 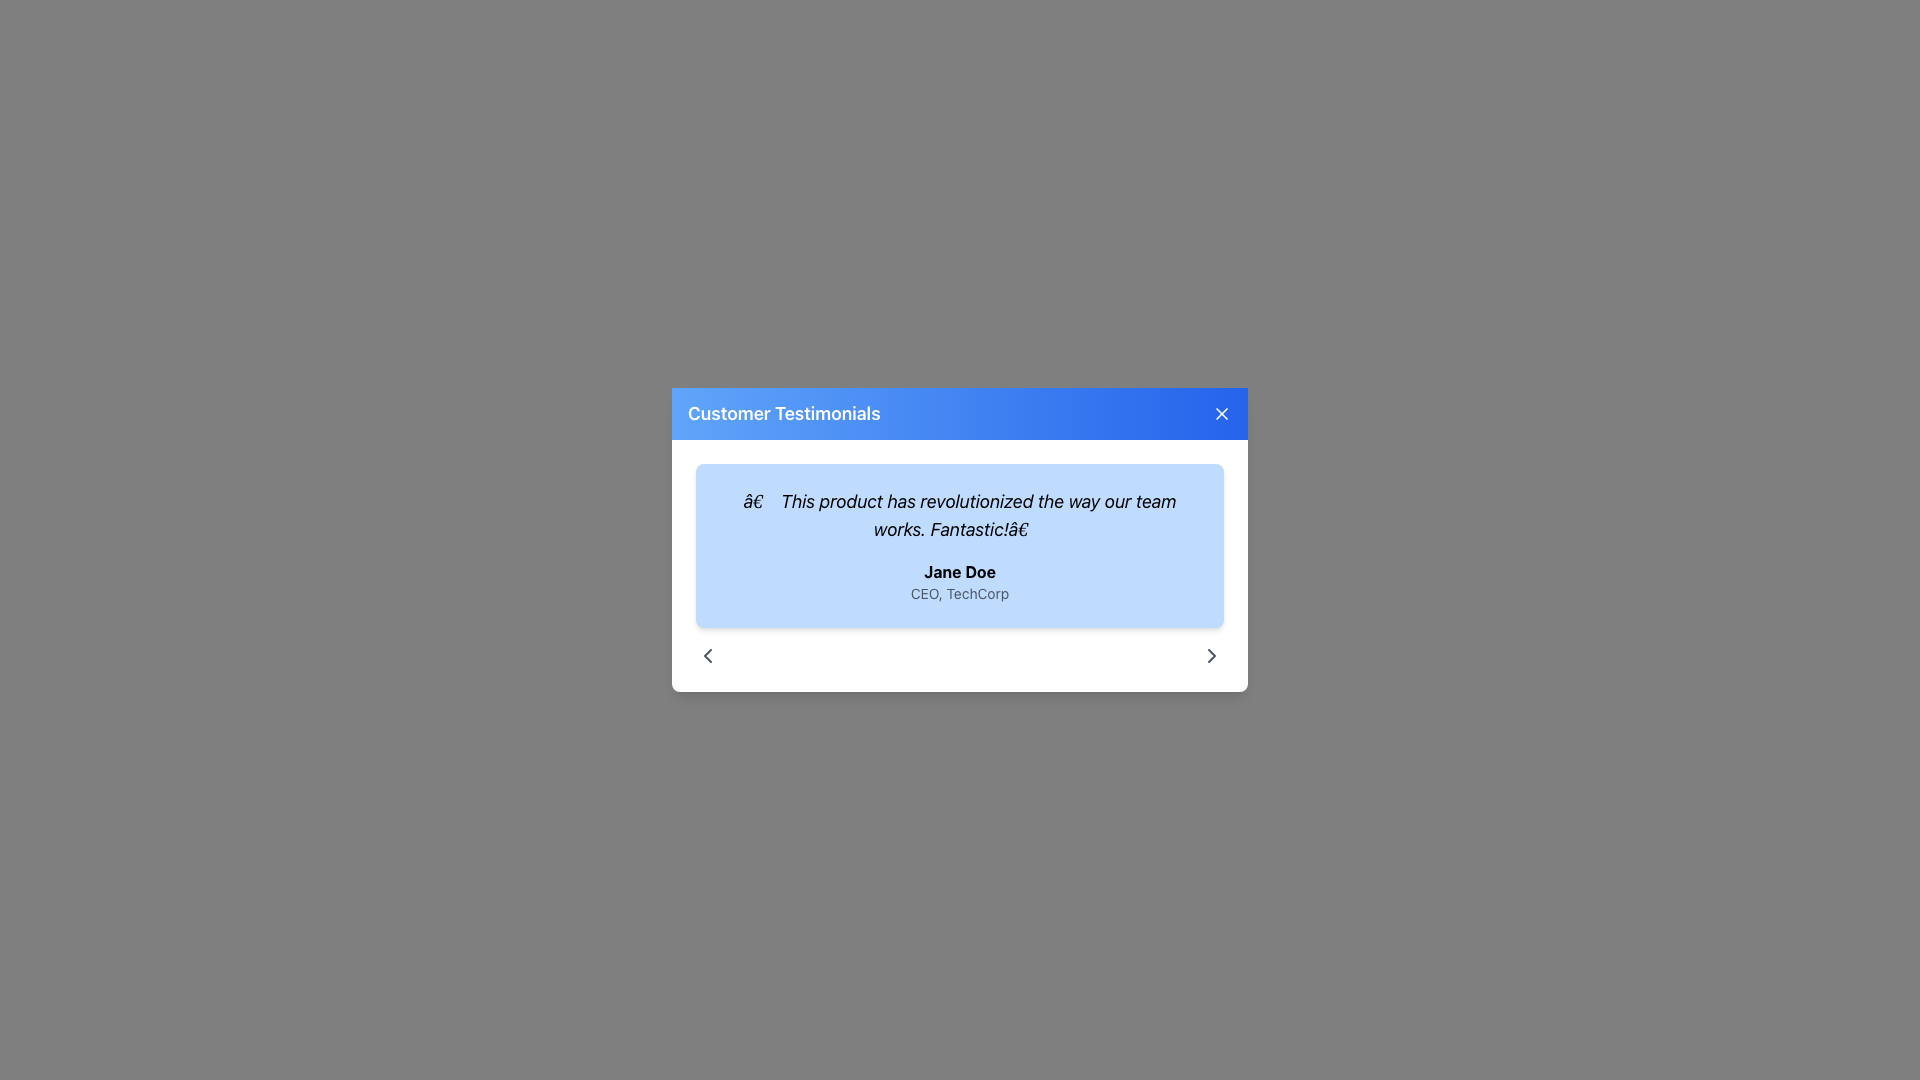 I want to click on the right-pointing chevron icon in the customer testimonials section, so click(x=1210, y=655).